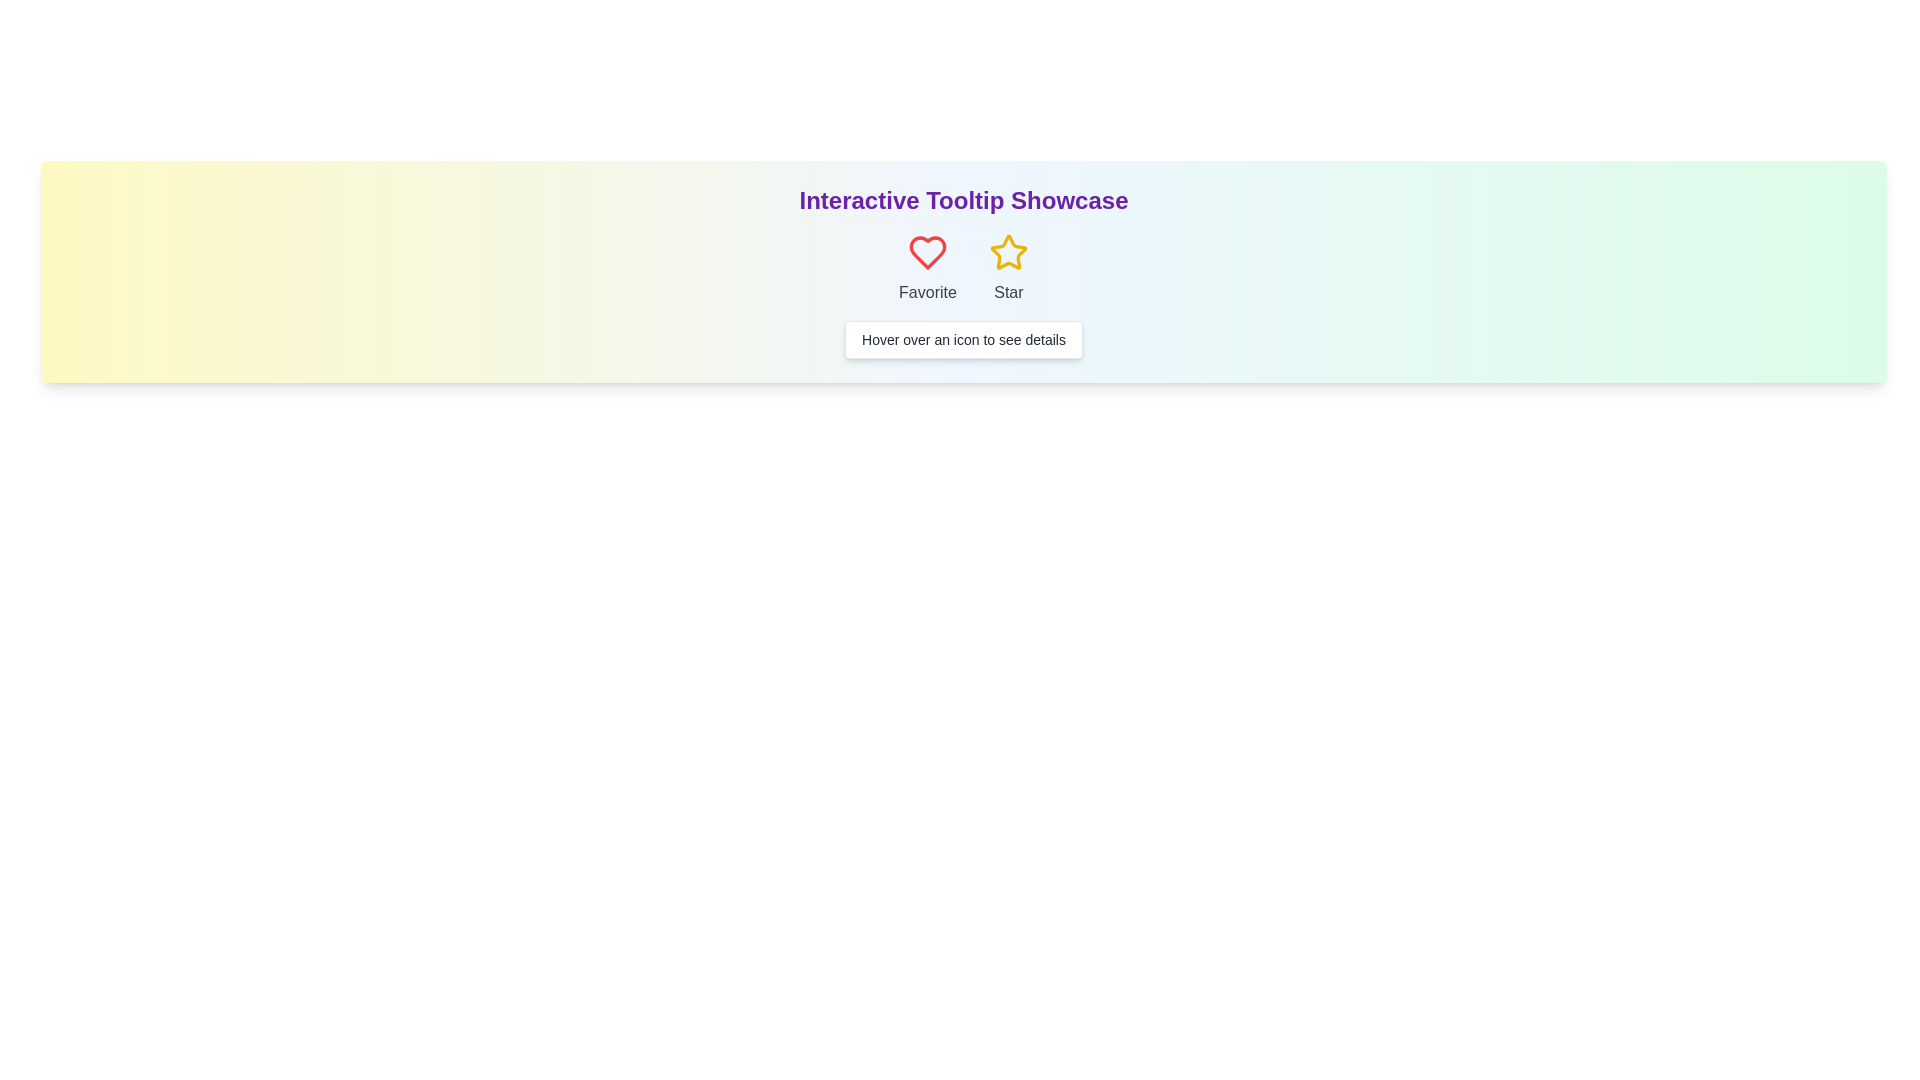 The image size is (1920, 1080). Describe the element at coordinates (1008, 268) in the screenshot. I see `the composite element featuring a yellow outlined star icon and the text 'Star' to trigger its visual transition effect` at that location.